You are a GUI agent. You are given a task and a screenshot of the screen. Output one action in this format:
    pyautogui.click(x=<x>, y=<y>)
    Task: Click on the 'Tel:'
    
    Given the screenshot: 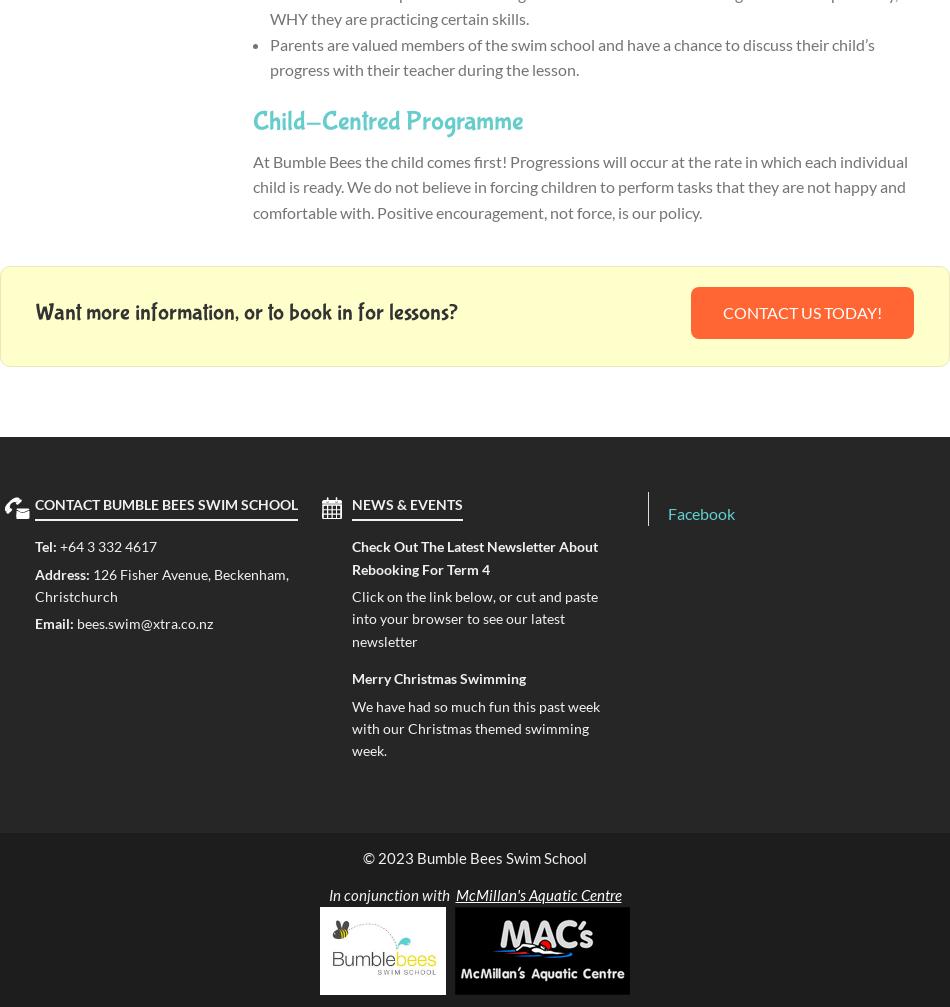 What is the action you would take?
    pyautogui.click(x=47, y=545)
    